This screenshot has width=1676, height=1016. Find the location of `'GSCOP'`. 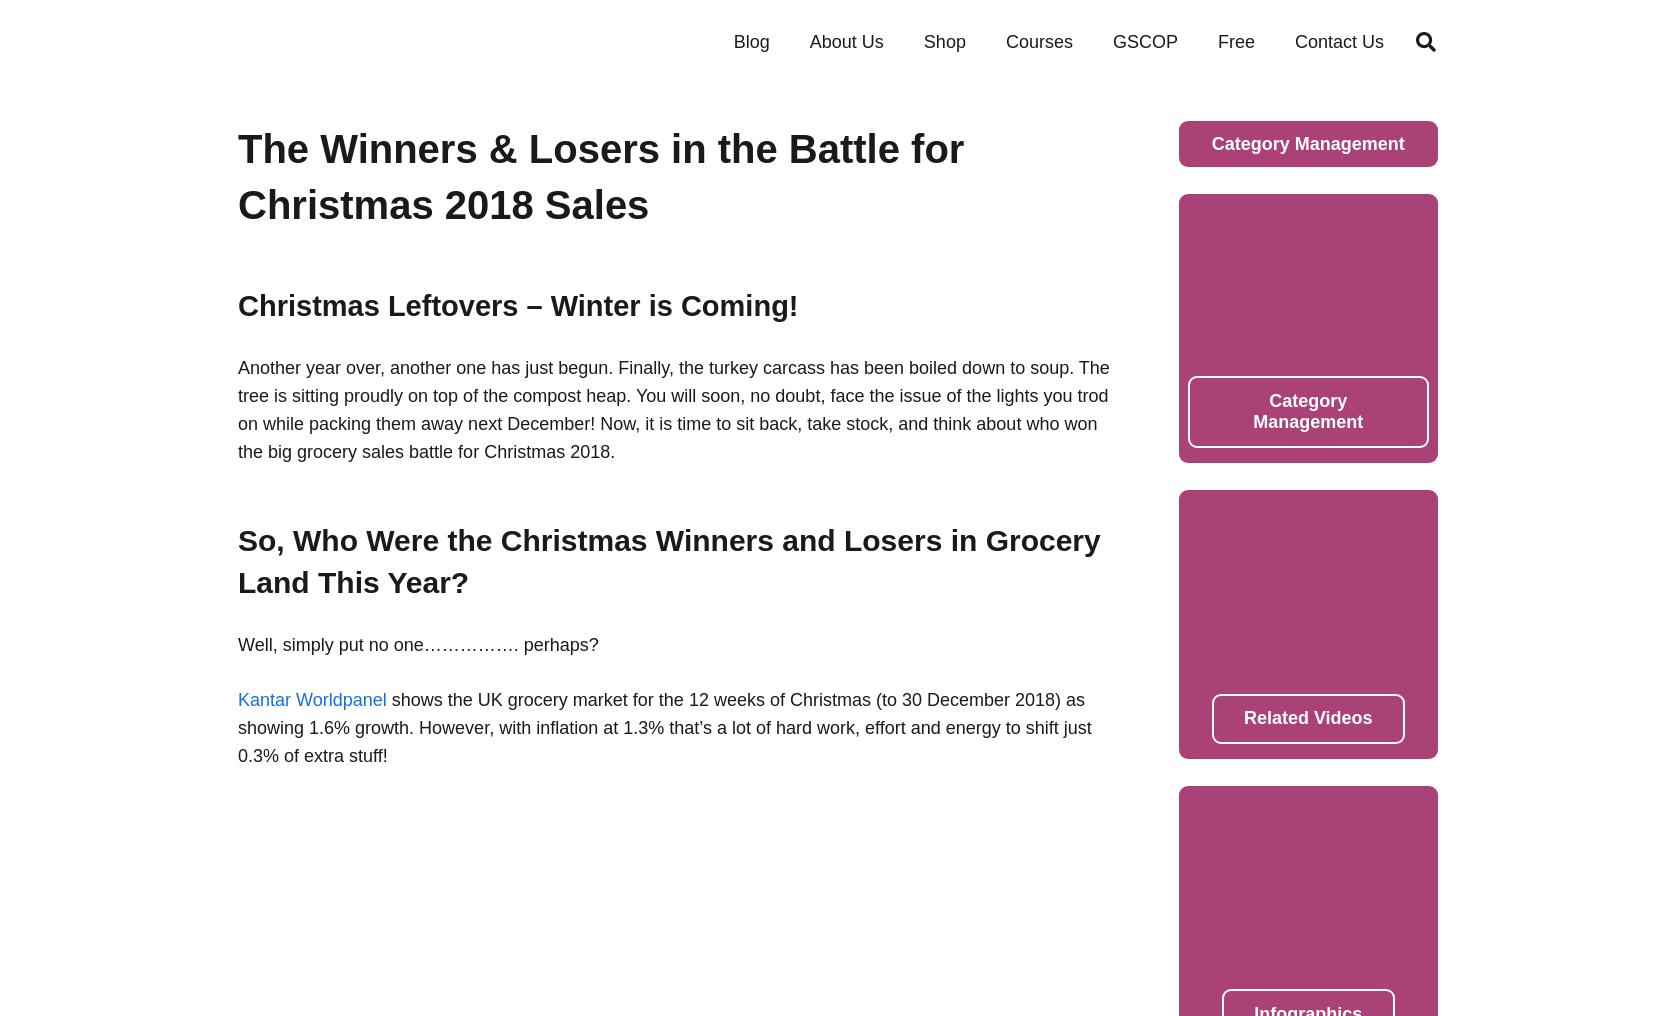

'GSCOP' is located at coordinates (1111, 40).